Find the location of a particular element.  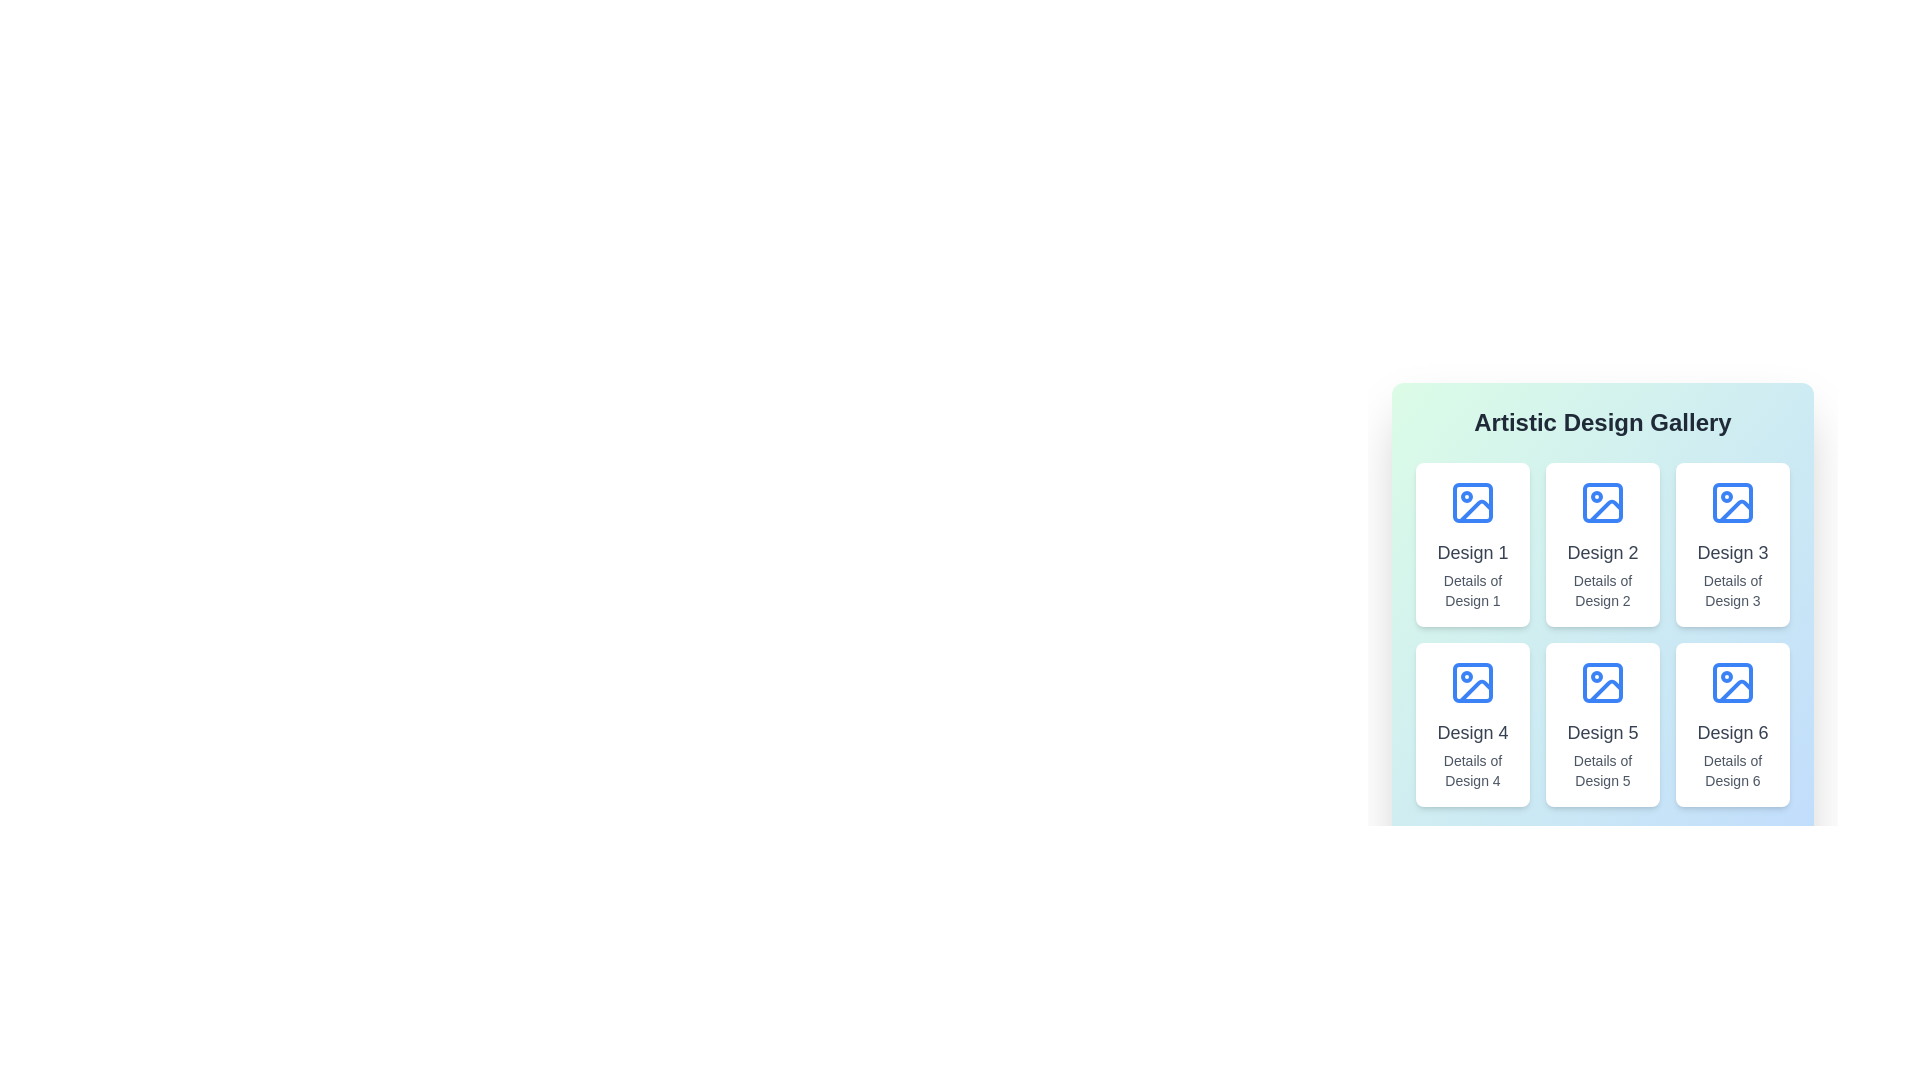

the card labeled 'Design 4' which has a white background, rounded corners, and a blue picture icon at the top is located at coordinates (1473, 725).